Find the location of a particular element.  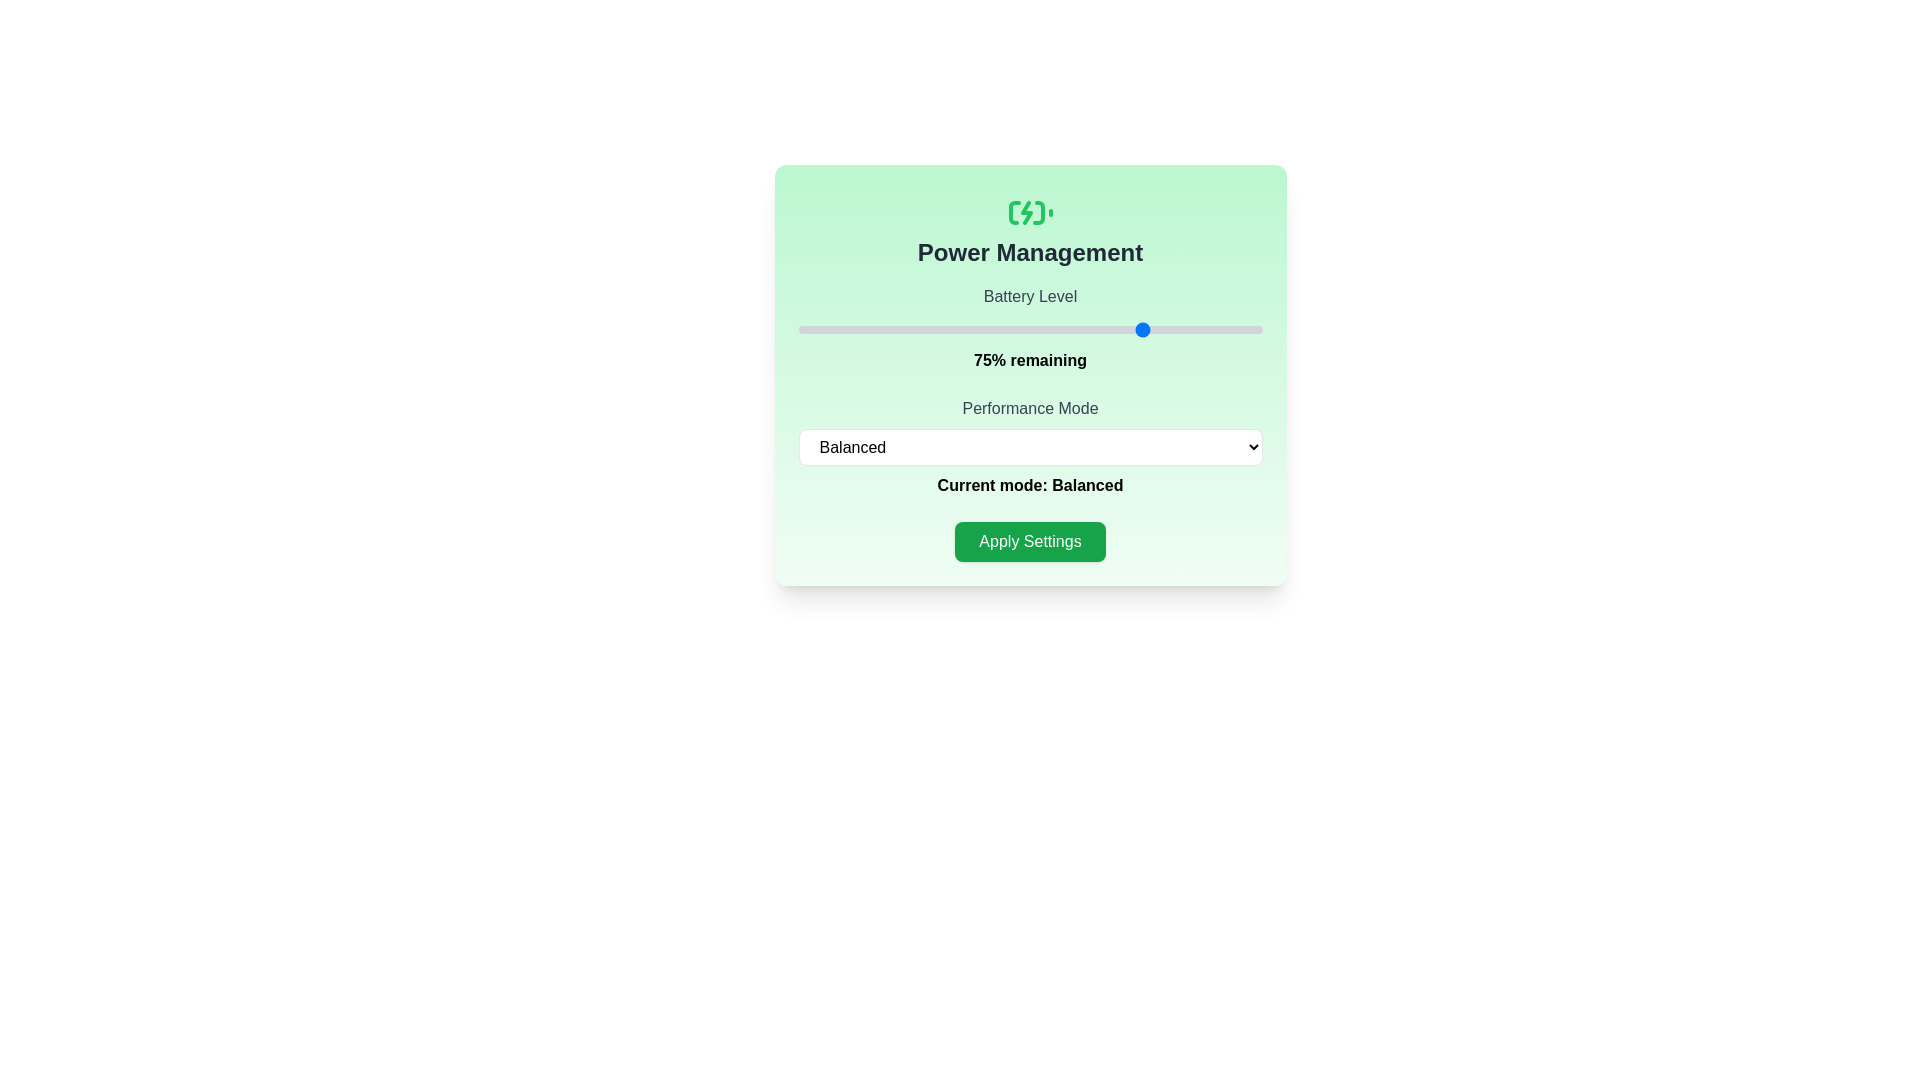

'Apply Settings' button to save the changes is located at coordinates (1030, 542).